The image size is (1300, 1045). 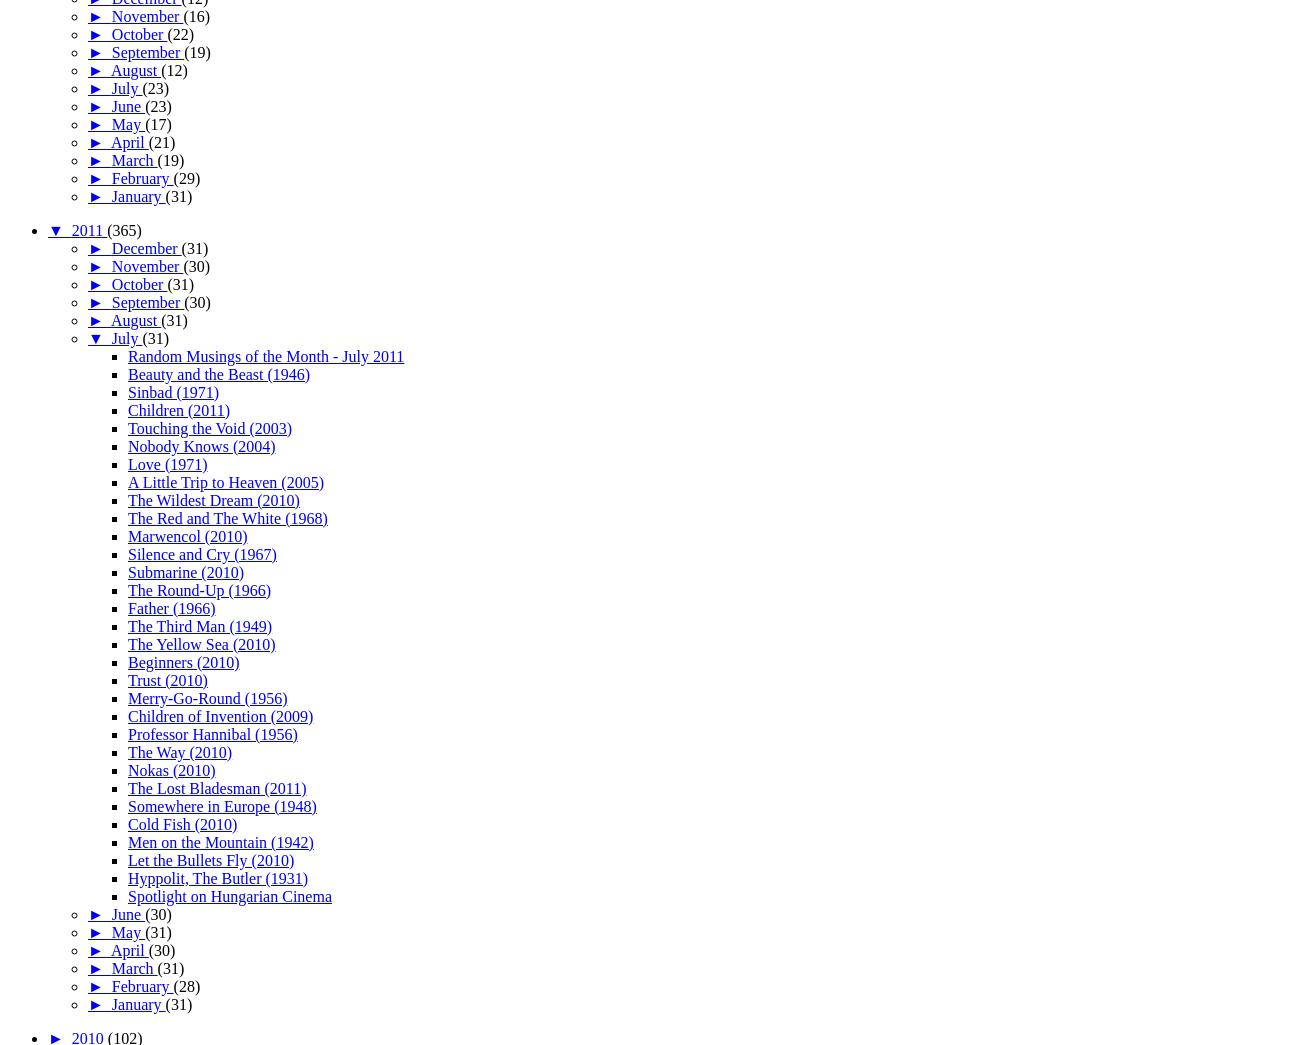 What do you see at coordinates (171, 769) in the screenshot?
I see `'Nokas (2010)'` at bounding box center [171, 769].